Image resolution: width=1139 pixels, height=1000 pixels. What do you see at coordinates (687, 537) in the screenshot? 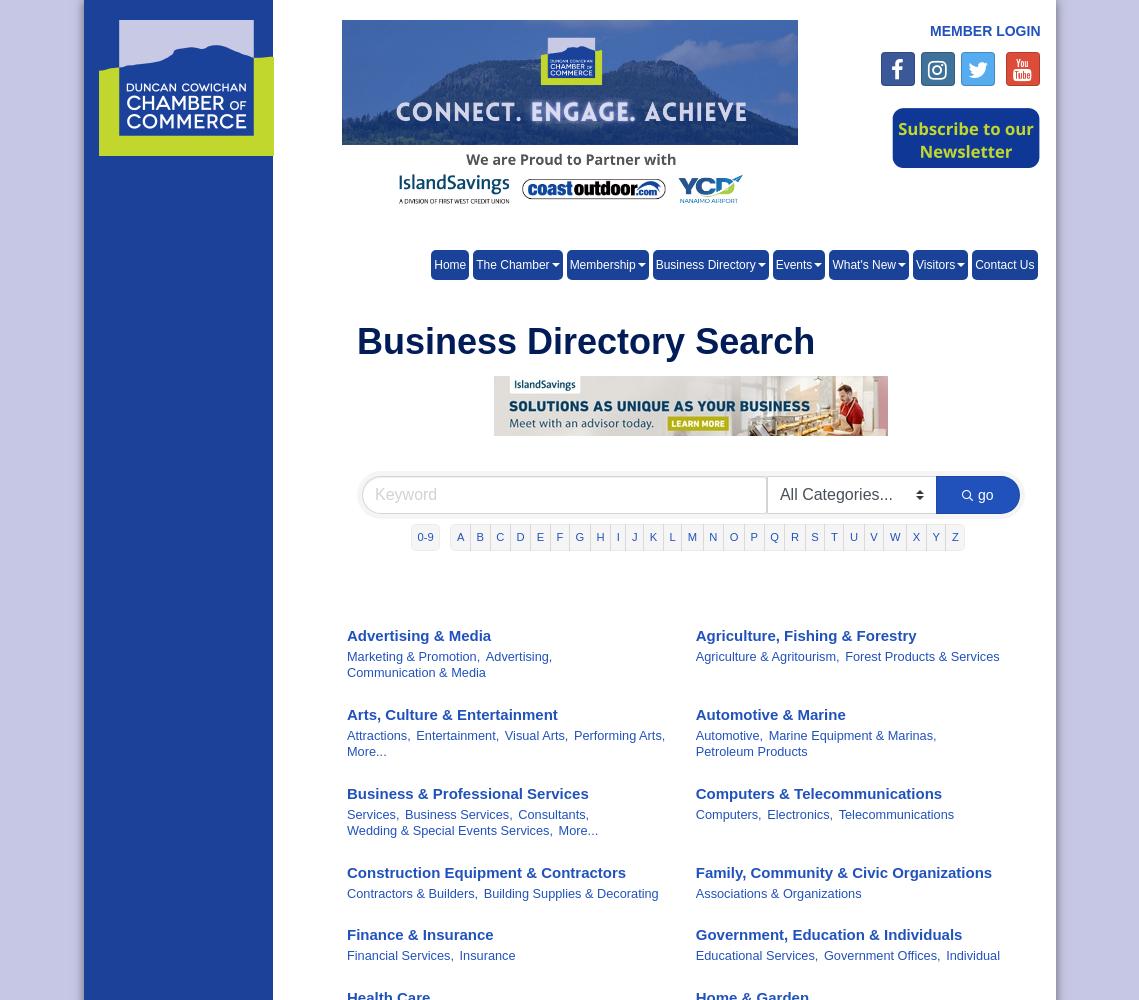
I see `'M'` at bounding box center [687, 537].